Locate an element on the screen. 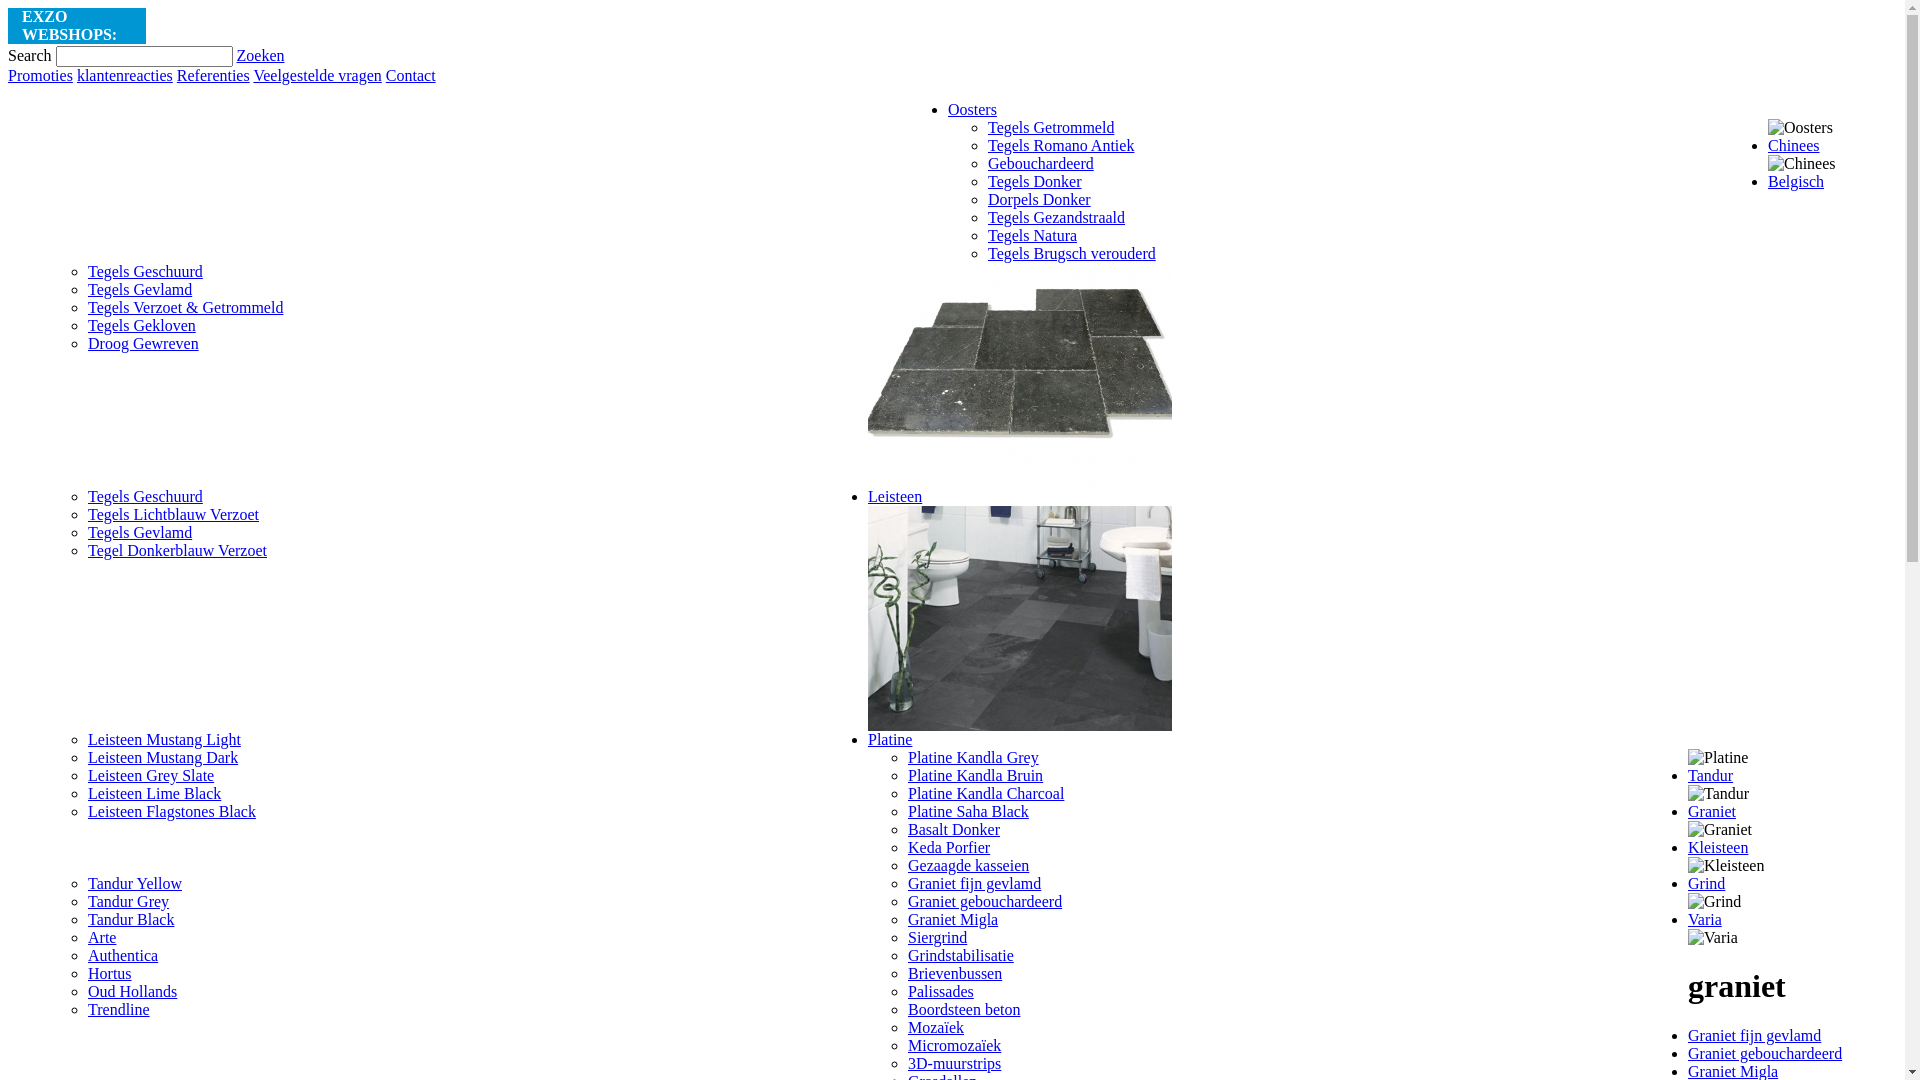 This screenshot has width=1920, height=1080. 'Oosters' is located at coordinates (972, 109).